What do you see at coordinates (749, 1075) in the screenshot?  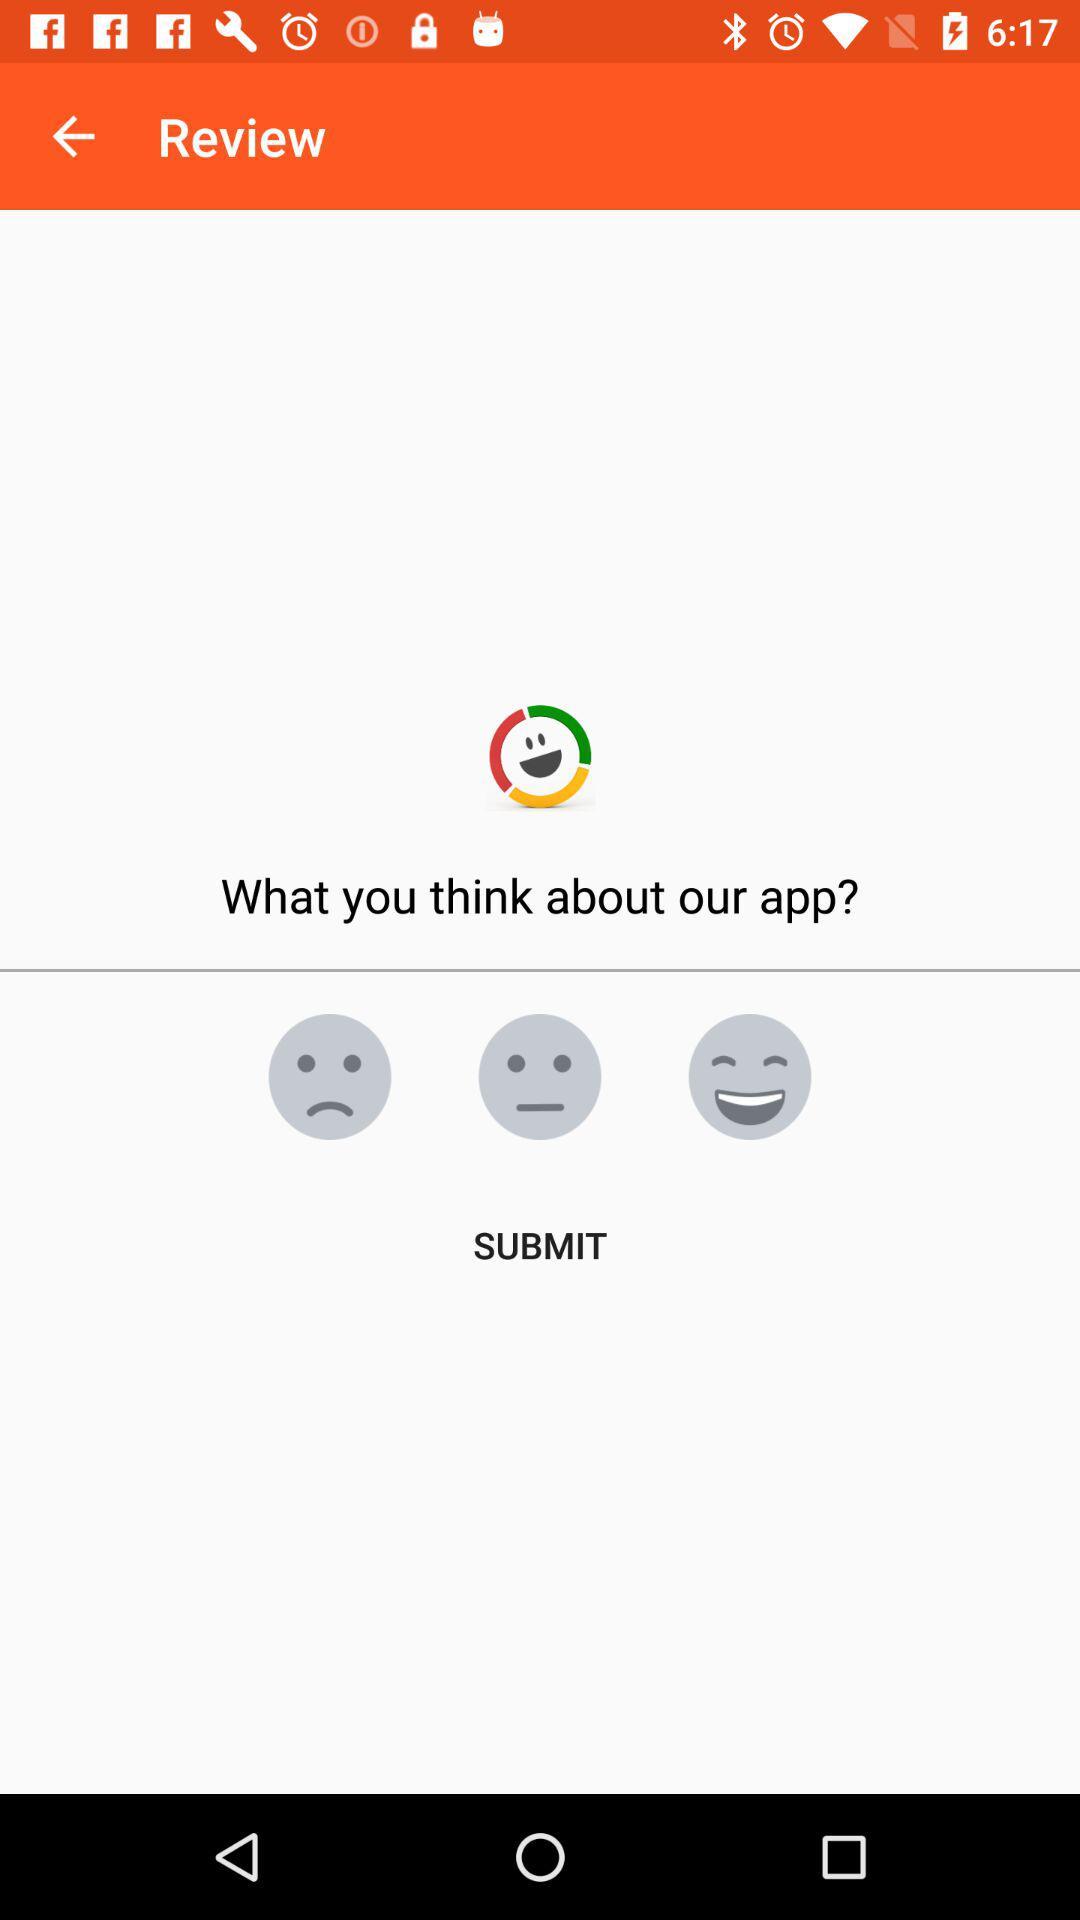 I see `the item above the submit` at bounding box center [749, 1075].